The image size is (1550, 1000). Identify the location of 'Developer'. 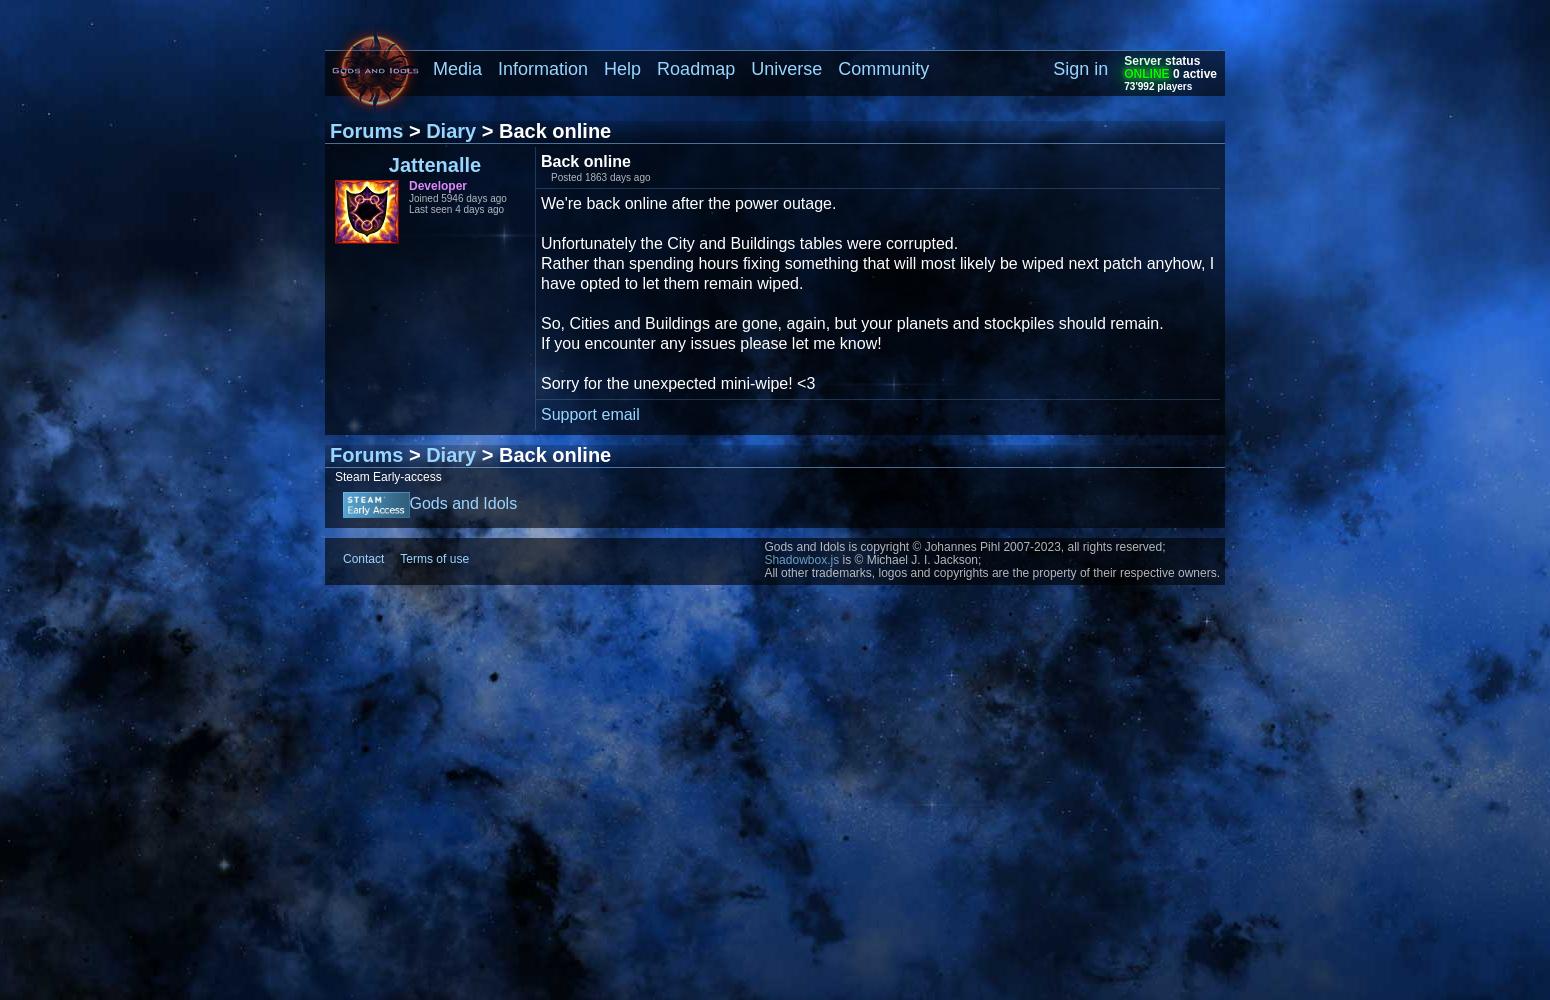
(438, 186).